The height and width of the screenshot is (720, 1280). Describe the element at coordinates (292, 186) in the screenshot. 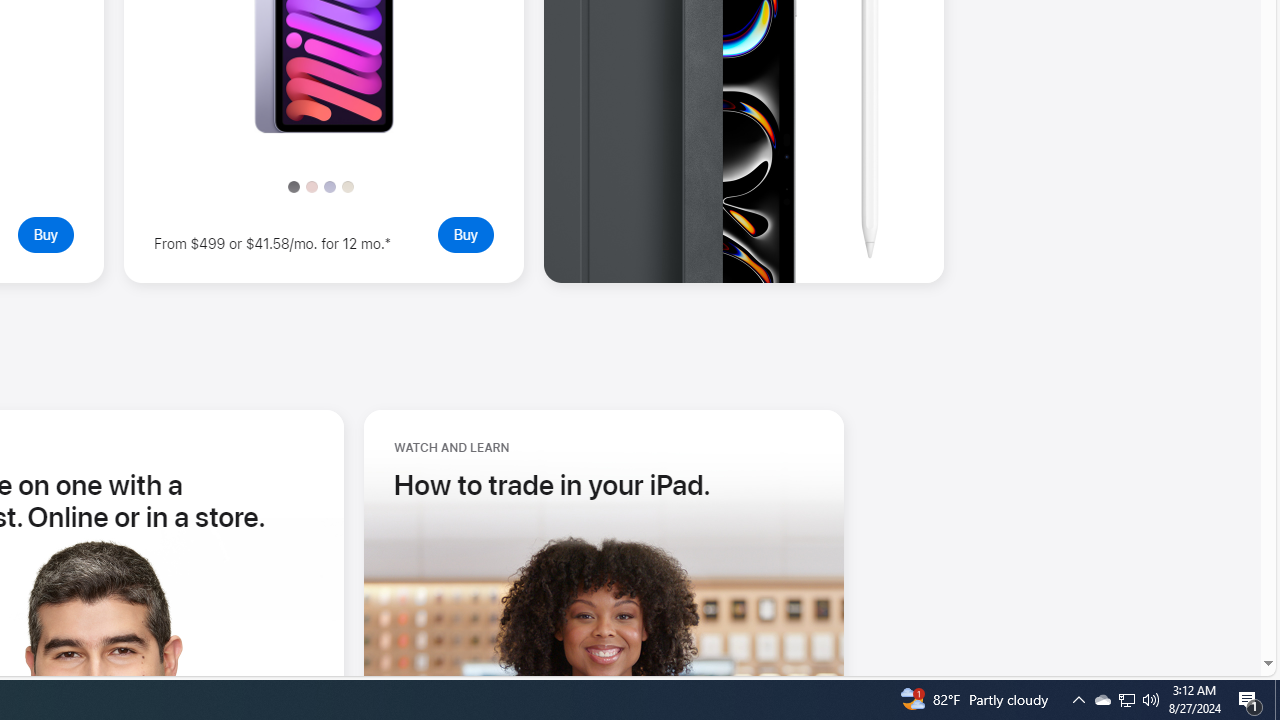

I see `'Space Gray'` at that location.